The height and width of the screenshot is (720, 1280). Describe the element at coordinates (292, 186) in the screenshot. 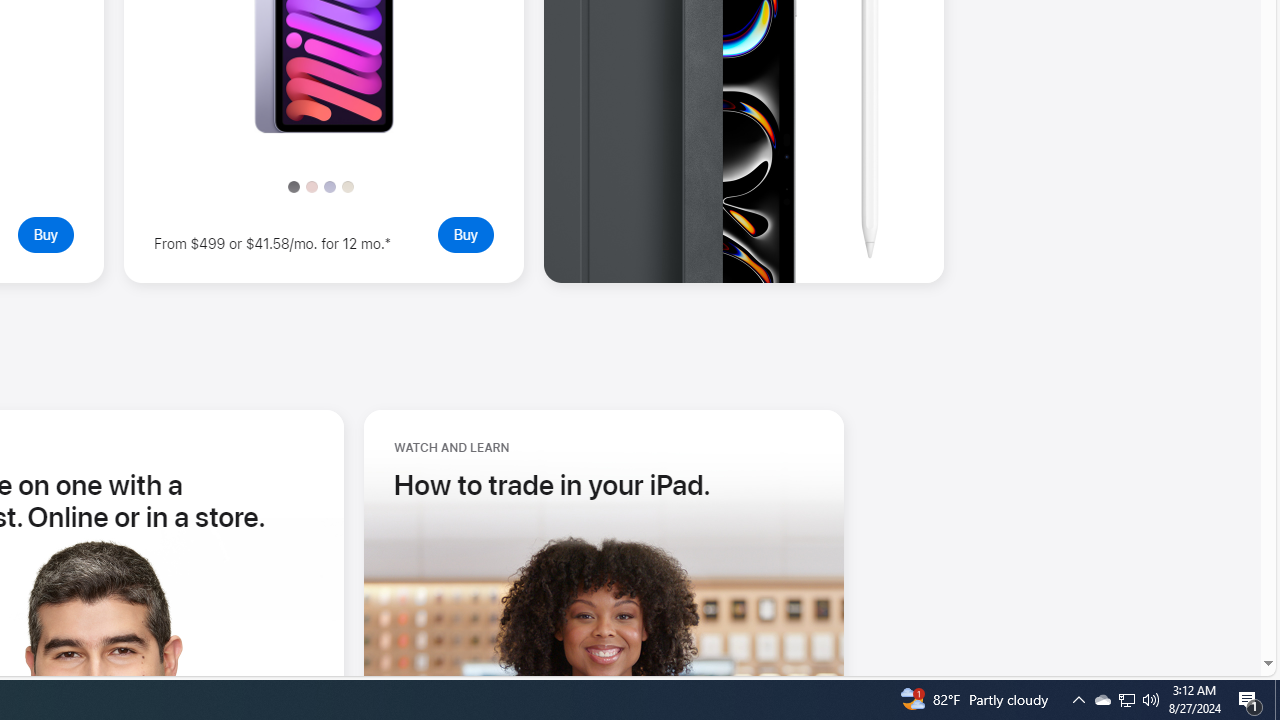

I see `'Space Gray'` at that location.